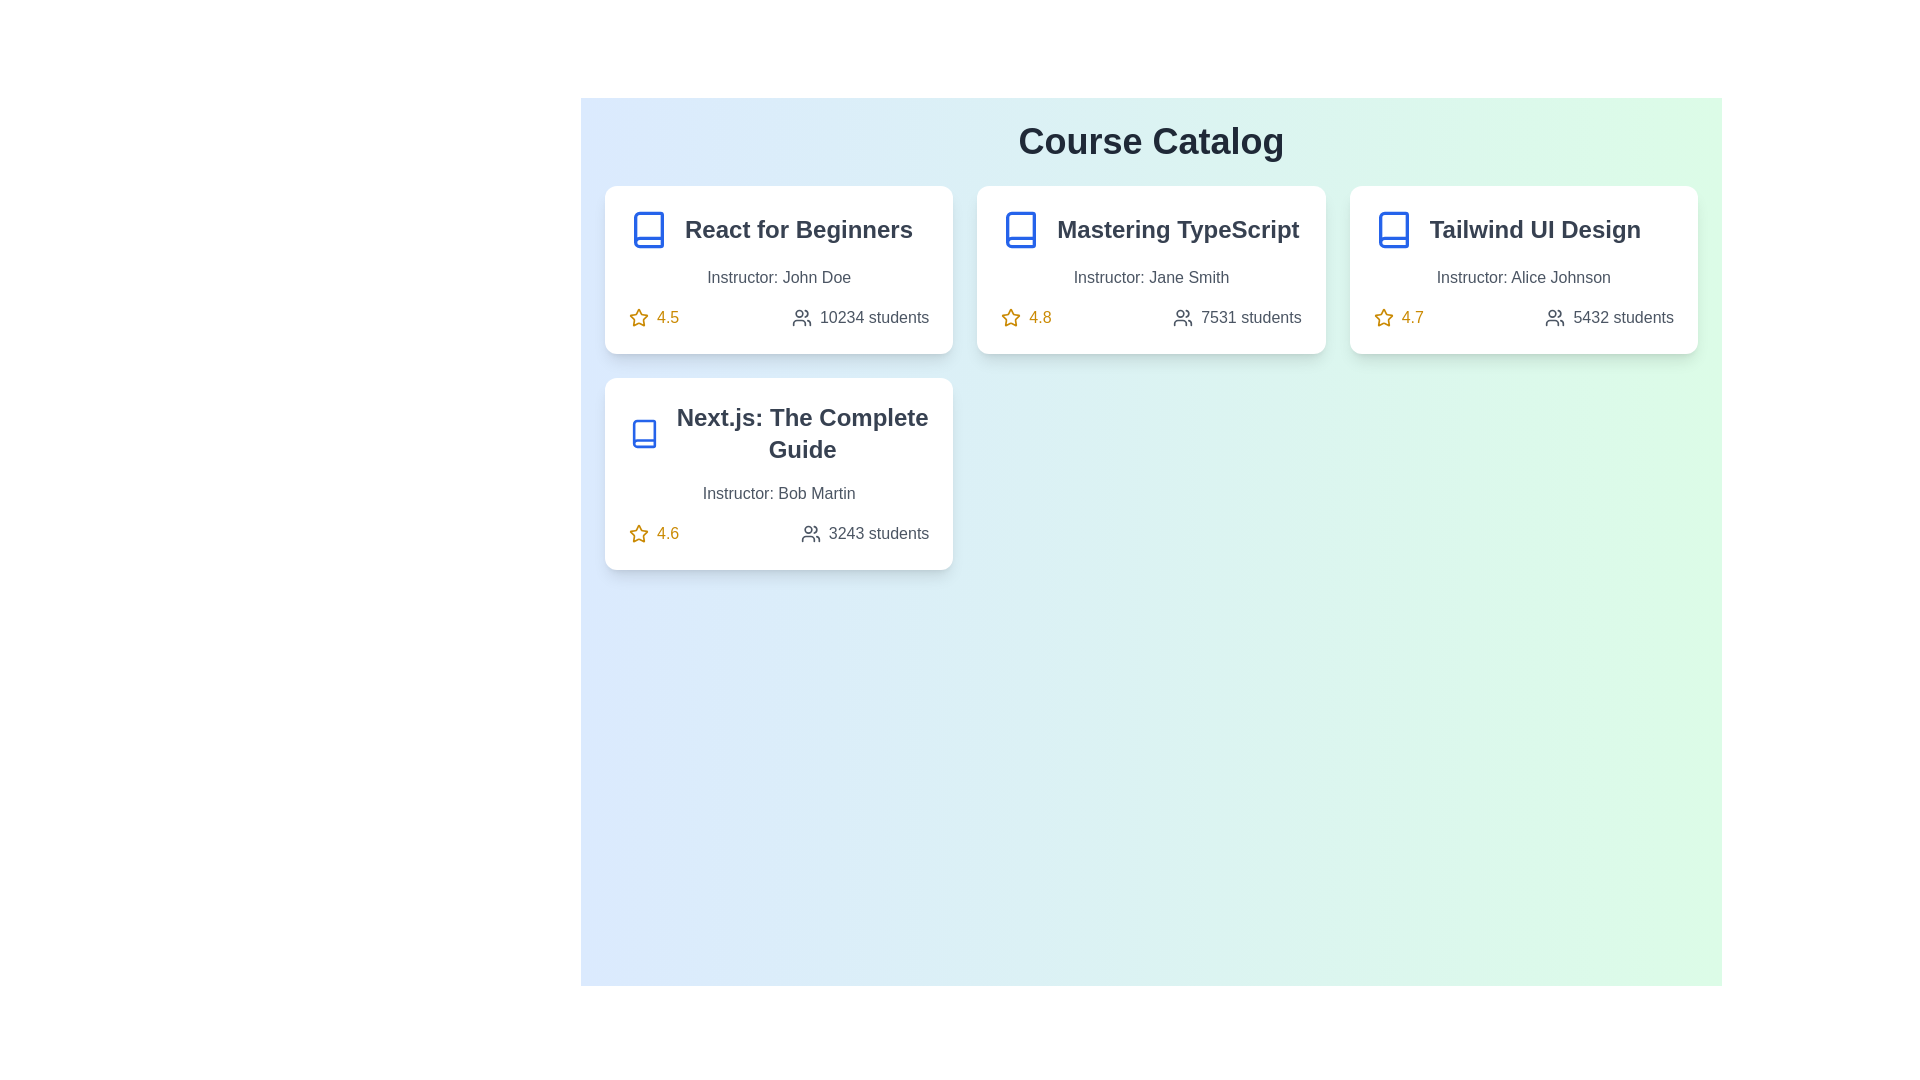  What do you see at coordinates (1609, 316) in the screenshot?
I see `numeric indication of the number of students enrolled in the course from the text label located at the bottom center of the 'Tailwind UI Design' card` at bounding box center [1609, 316].